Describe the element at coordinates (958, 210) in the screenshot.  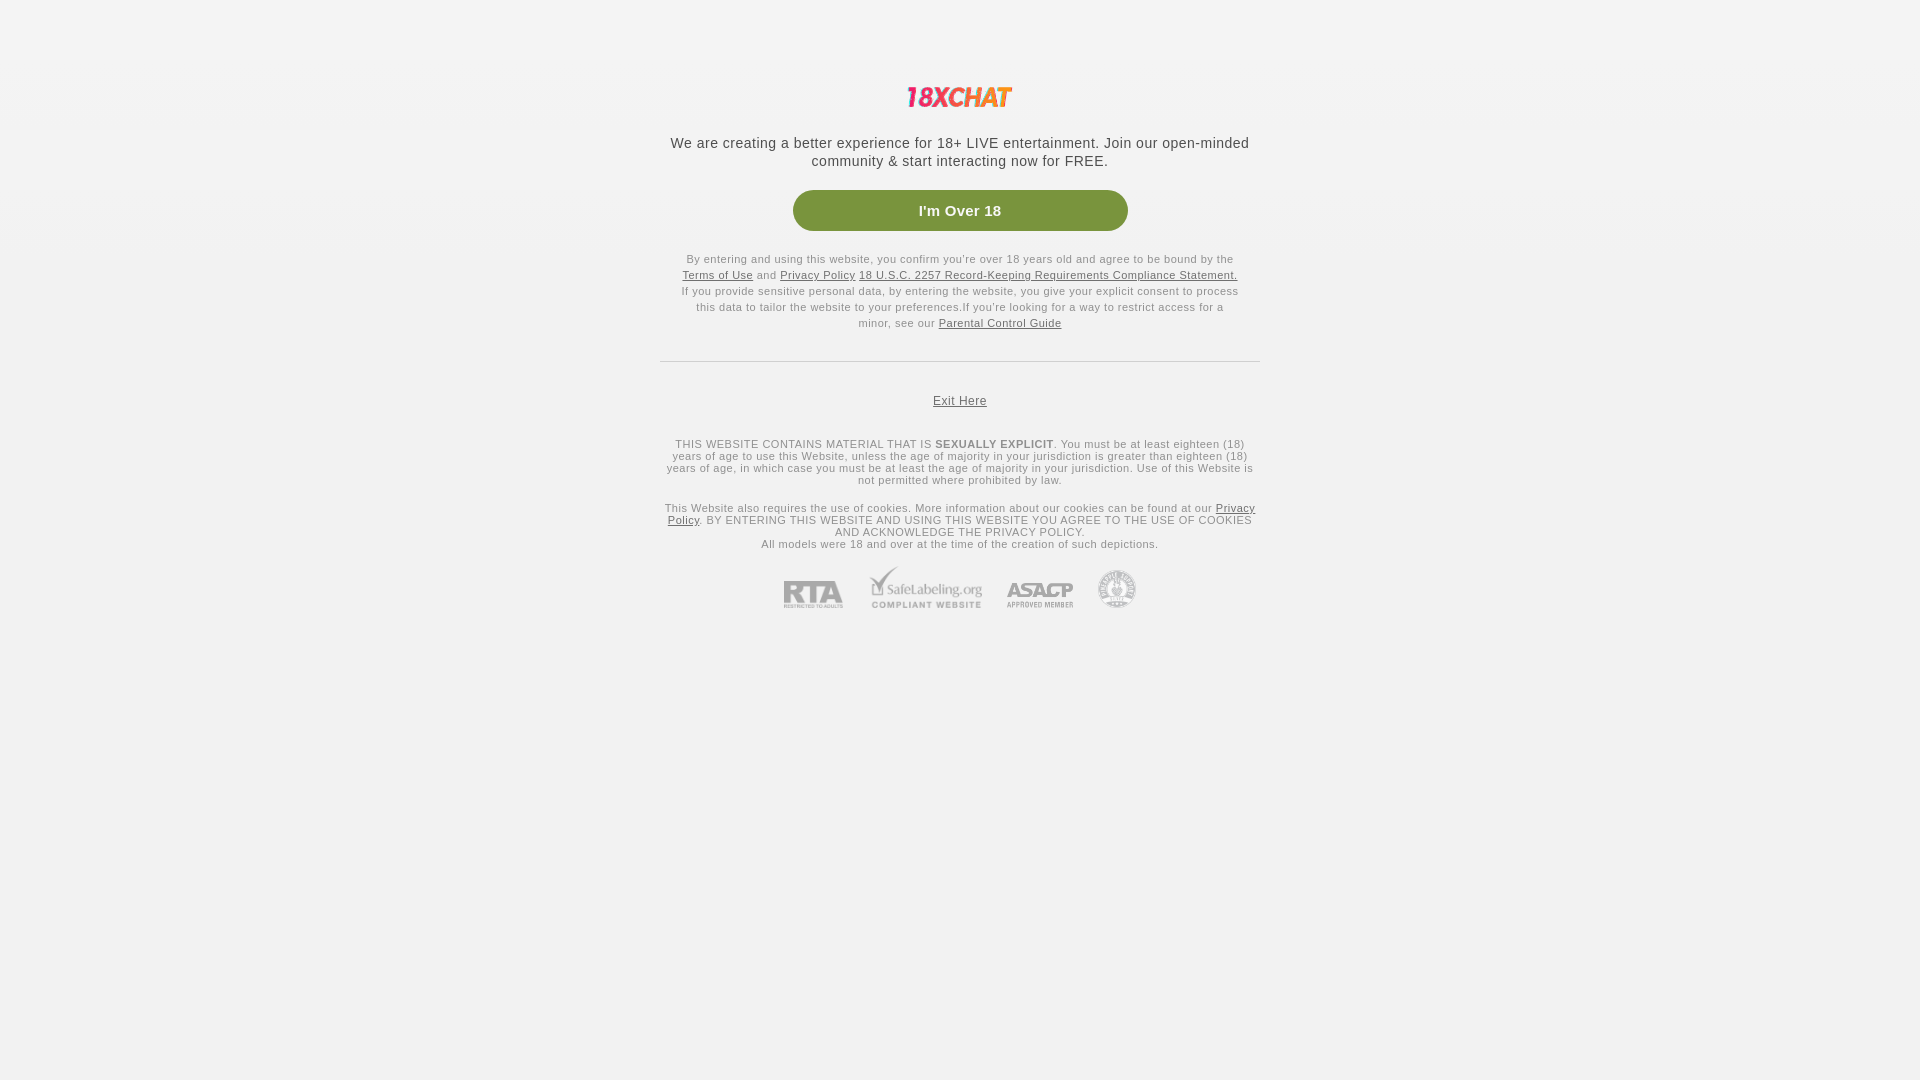
I see `'I'm Over 18'` at that location.